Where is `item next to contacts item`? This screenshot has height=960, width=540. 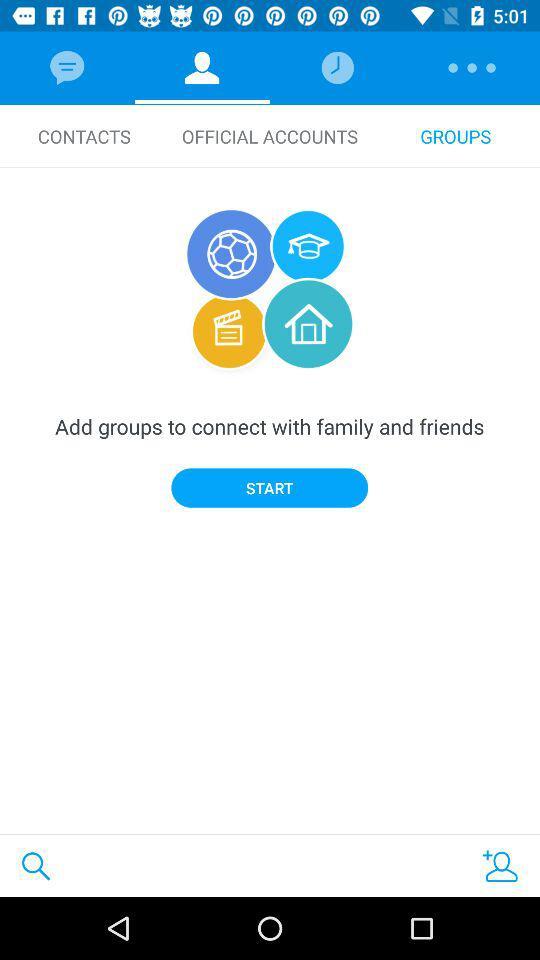
item next to contacts item is located at coordinates (270, 135).